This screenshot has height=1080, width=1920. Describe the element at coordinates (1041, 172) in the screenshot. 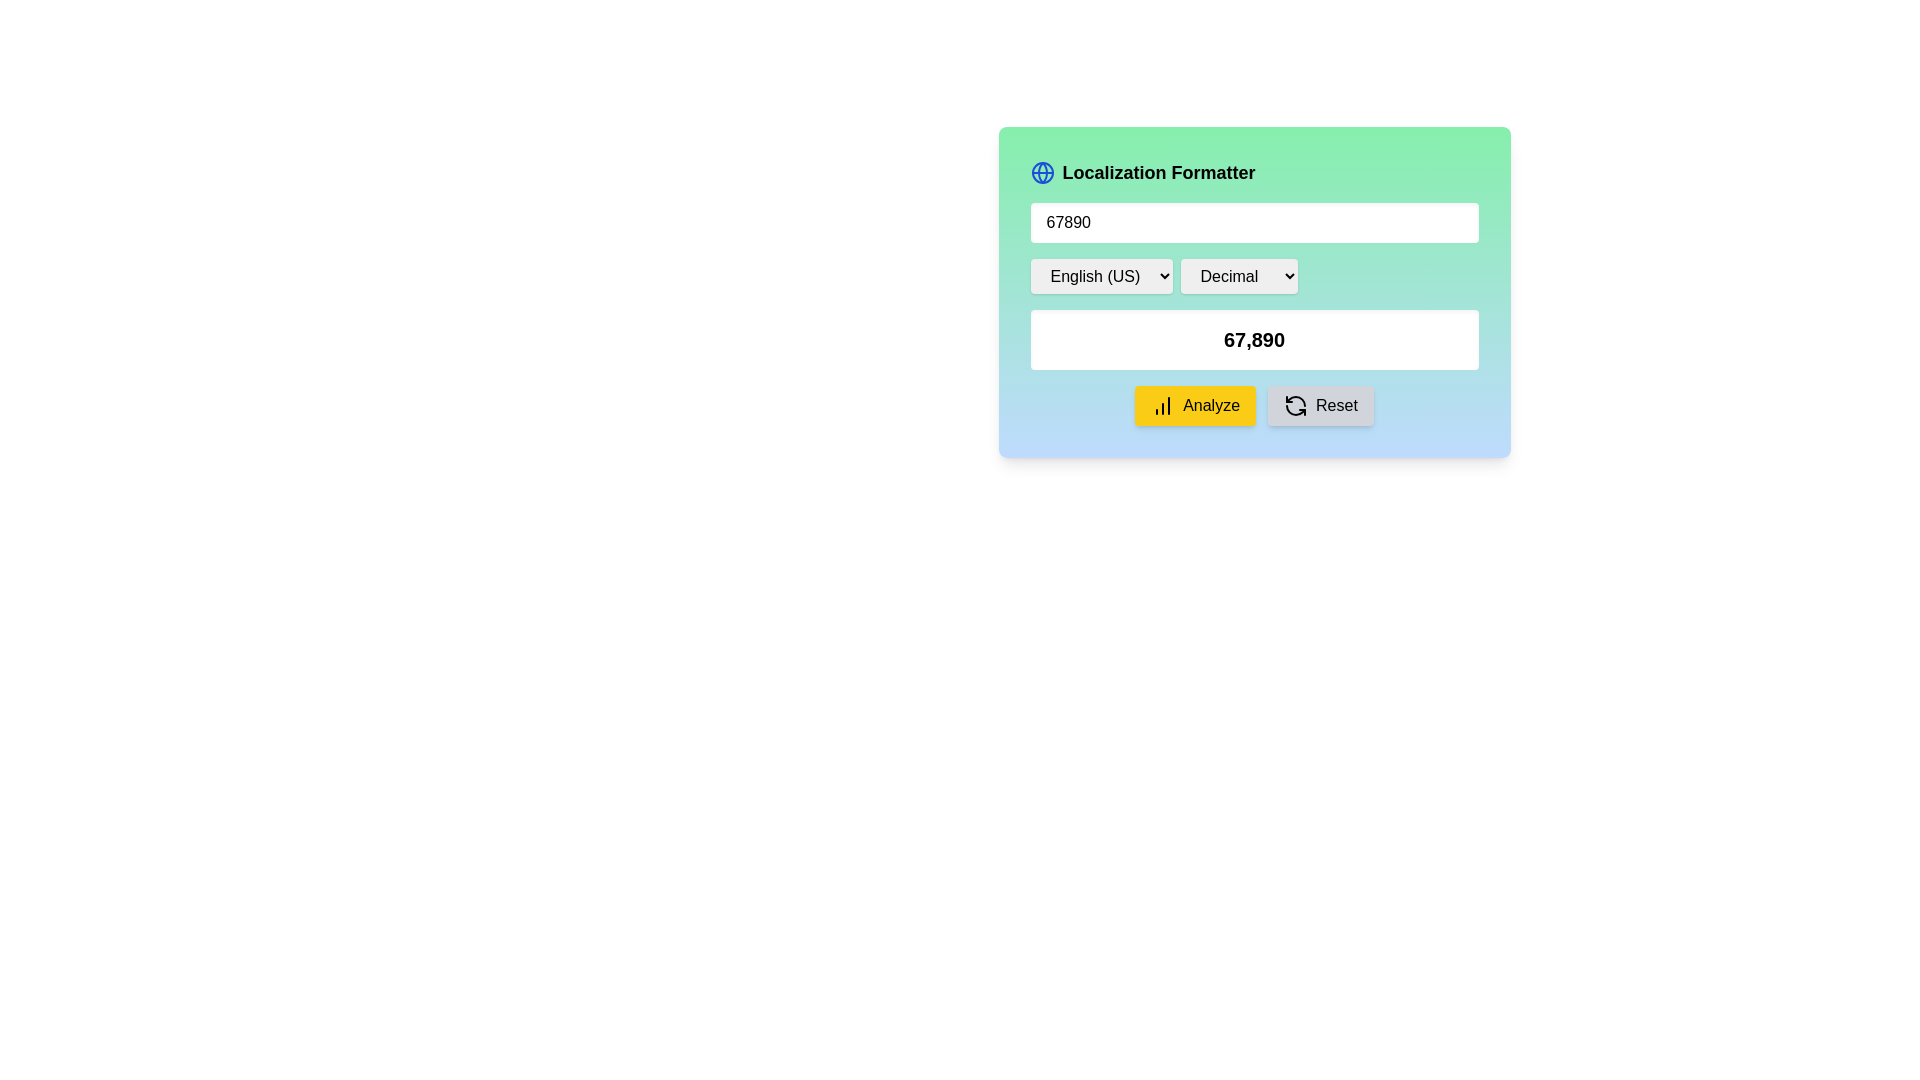

I see `the decorative globe icon located at the top-left of the 'Localization Formatter' card, positioned to the left of the title text` at that location.